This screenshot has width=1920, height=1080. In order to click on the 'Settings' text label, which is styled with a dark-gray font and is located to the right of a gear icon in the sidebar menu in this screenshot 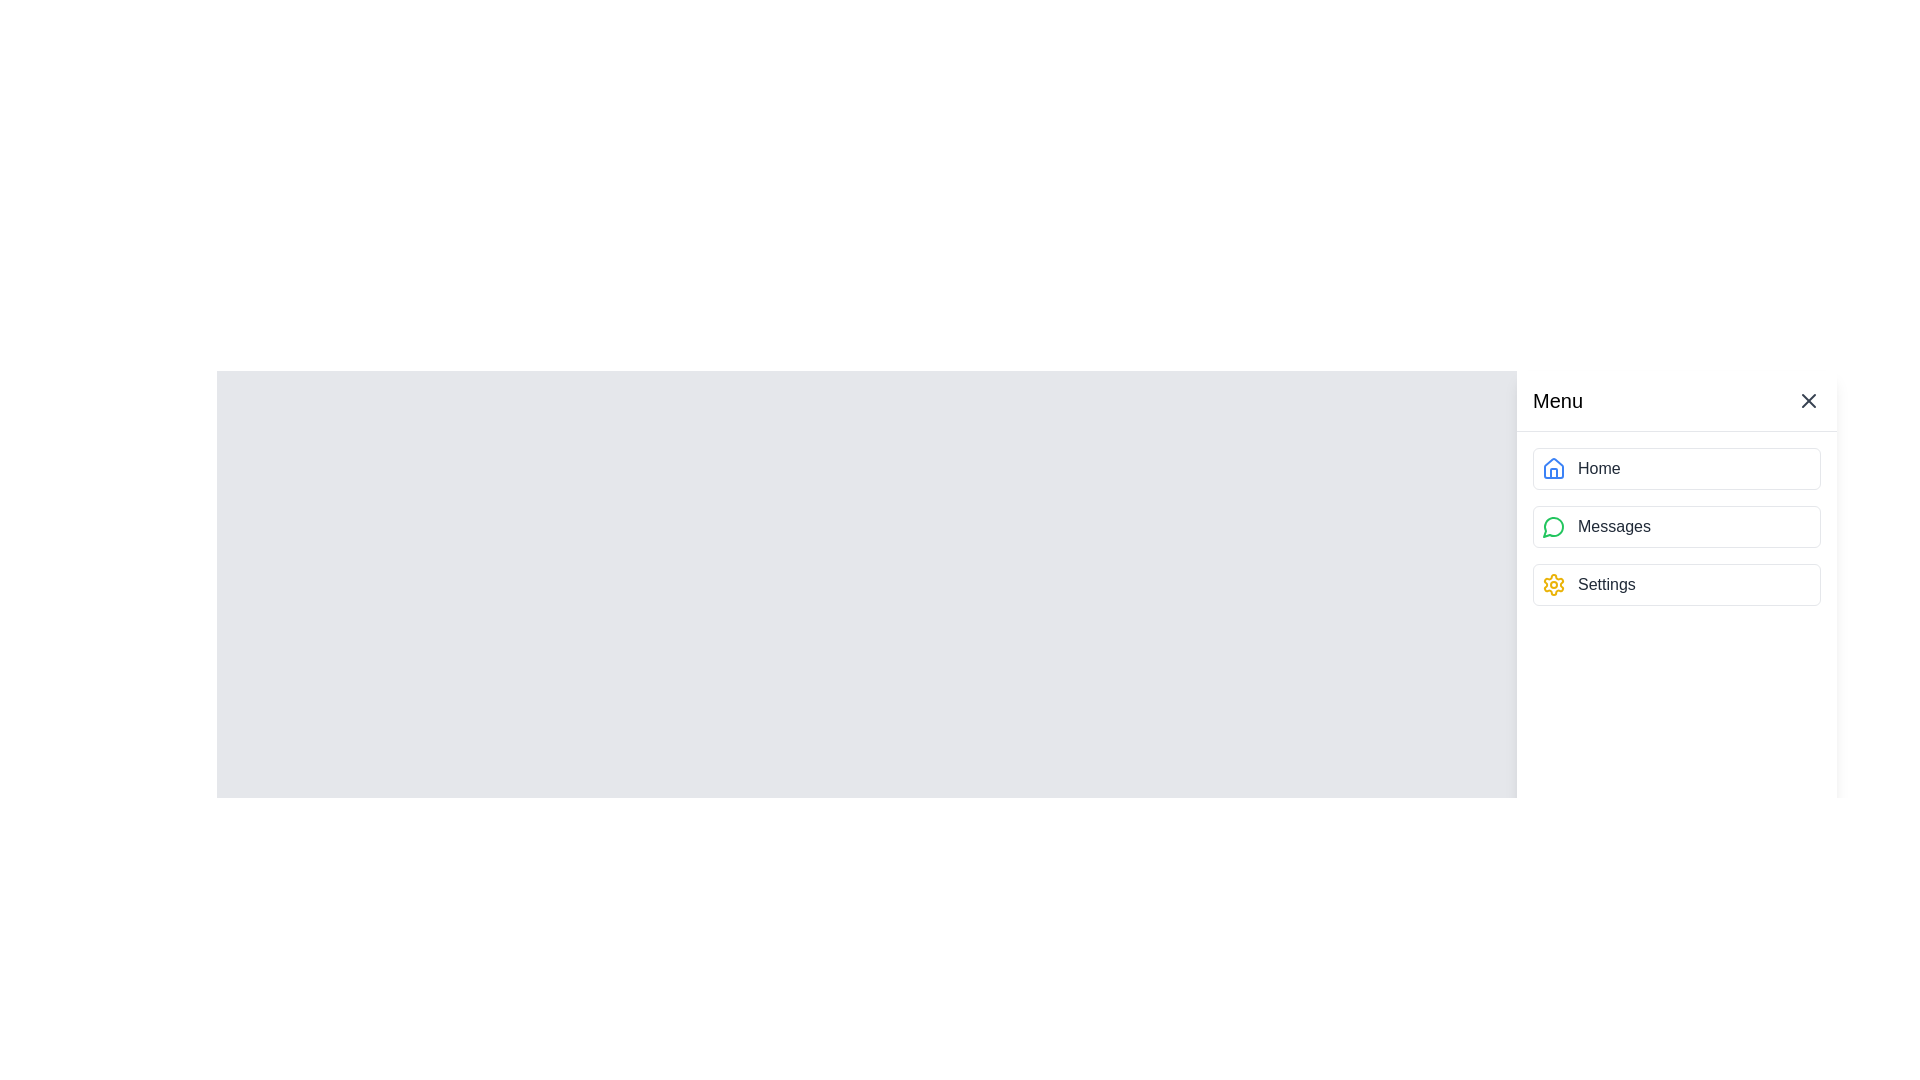, I will do `click(1606, 585)`.